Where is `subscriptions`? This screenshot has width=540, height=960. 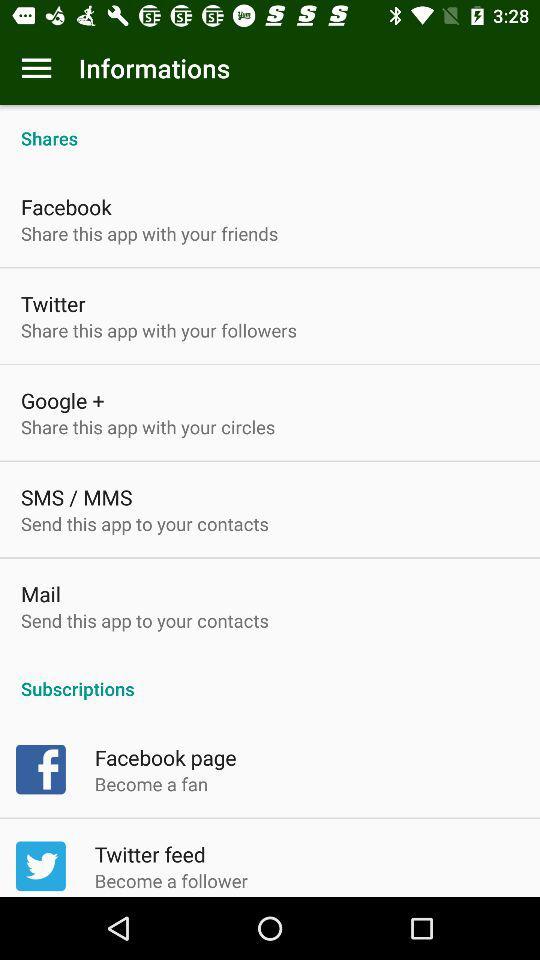
subscriptions is located at coordinates (270, 678).